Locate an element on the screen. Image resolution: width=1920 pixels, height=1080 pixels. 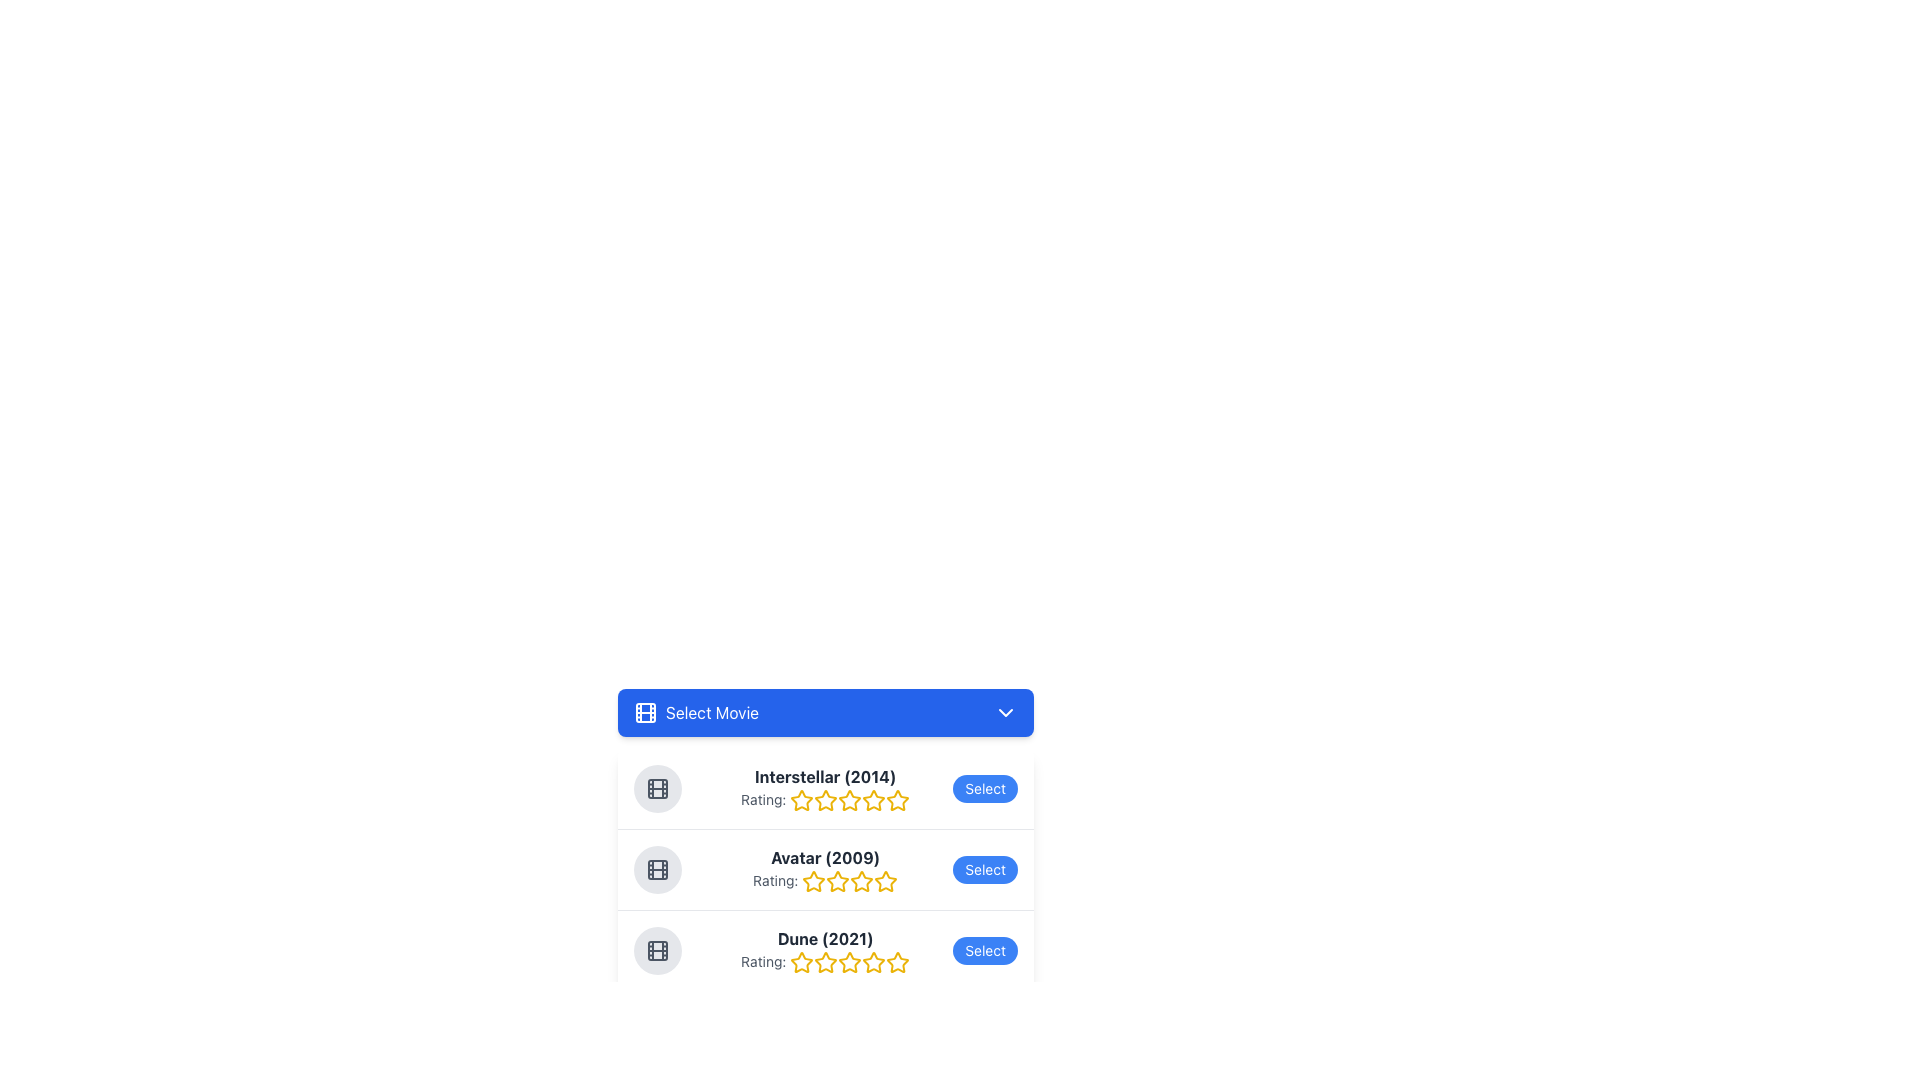
the second Rating Star Icon for the movie 'Avatar (2009)', which is part of the rating group elements is located at coordinates (862, 880).